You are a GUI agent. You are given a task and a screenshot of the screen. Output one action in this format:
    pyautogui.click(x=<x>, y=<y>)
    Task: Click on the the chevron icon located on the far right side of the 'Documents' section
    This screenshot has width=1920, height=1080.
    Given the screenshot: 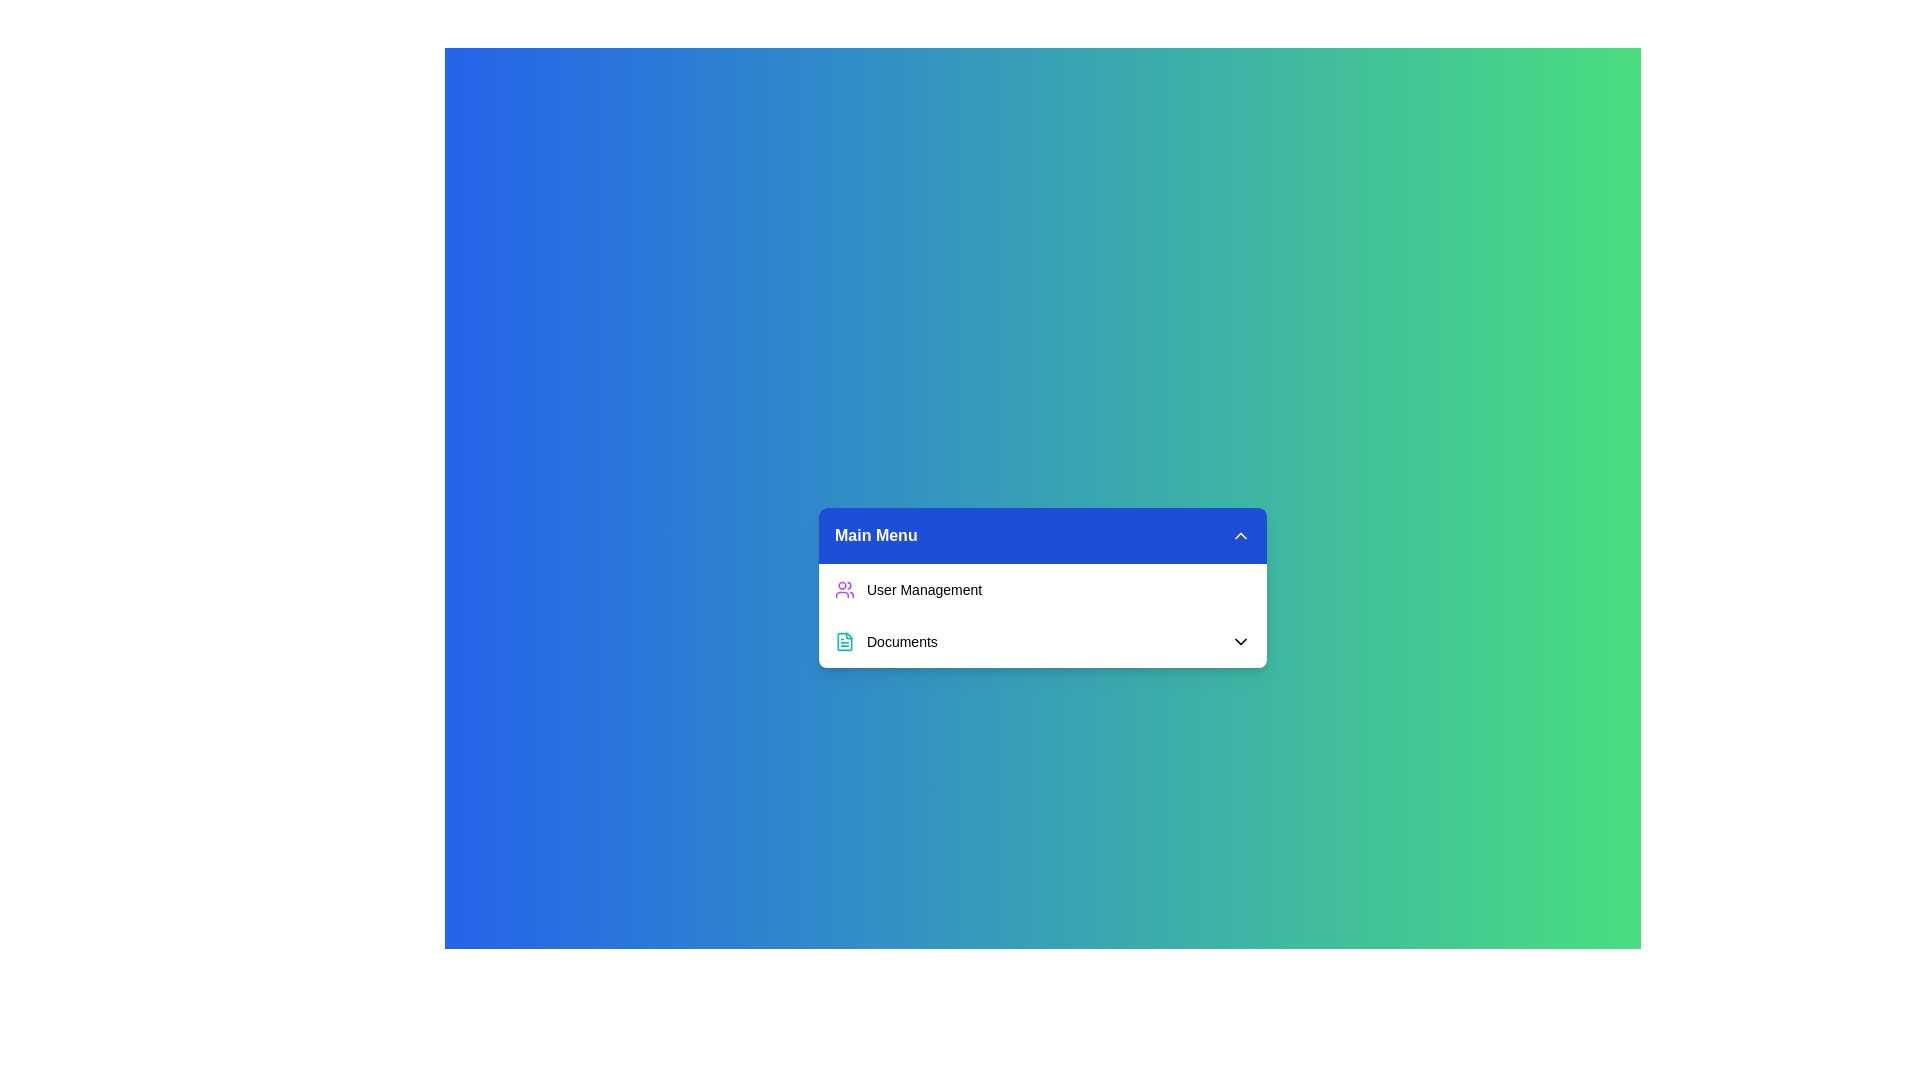 What is the action you would take?
    pyautogui.click(x=1240, y=641)
    